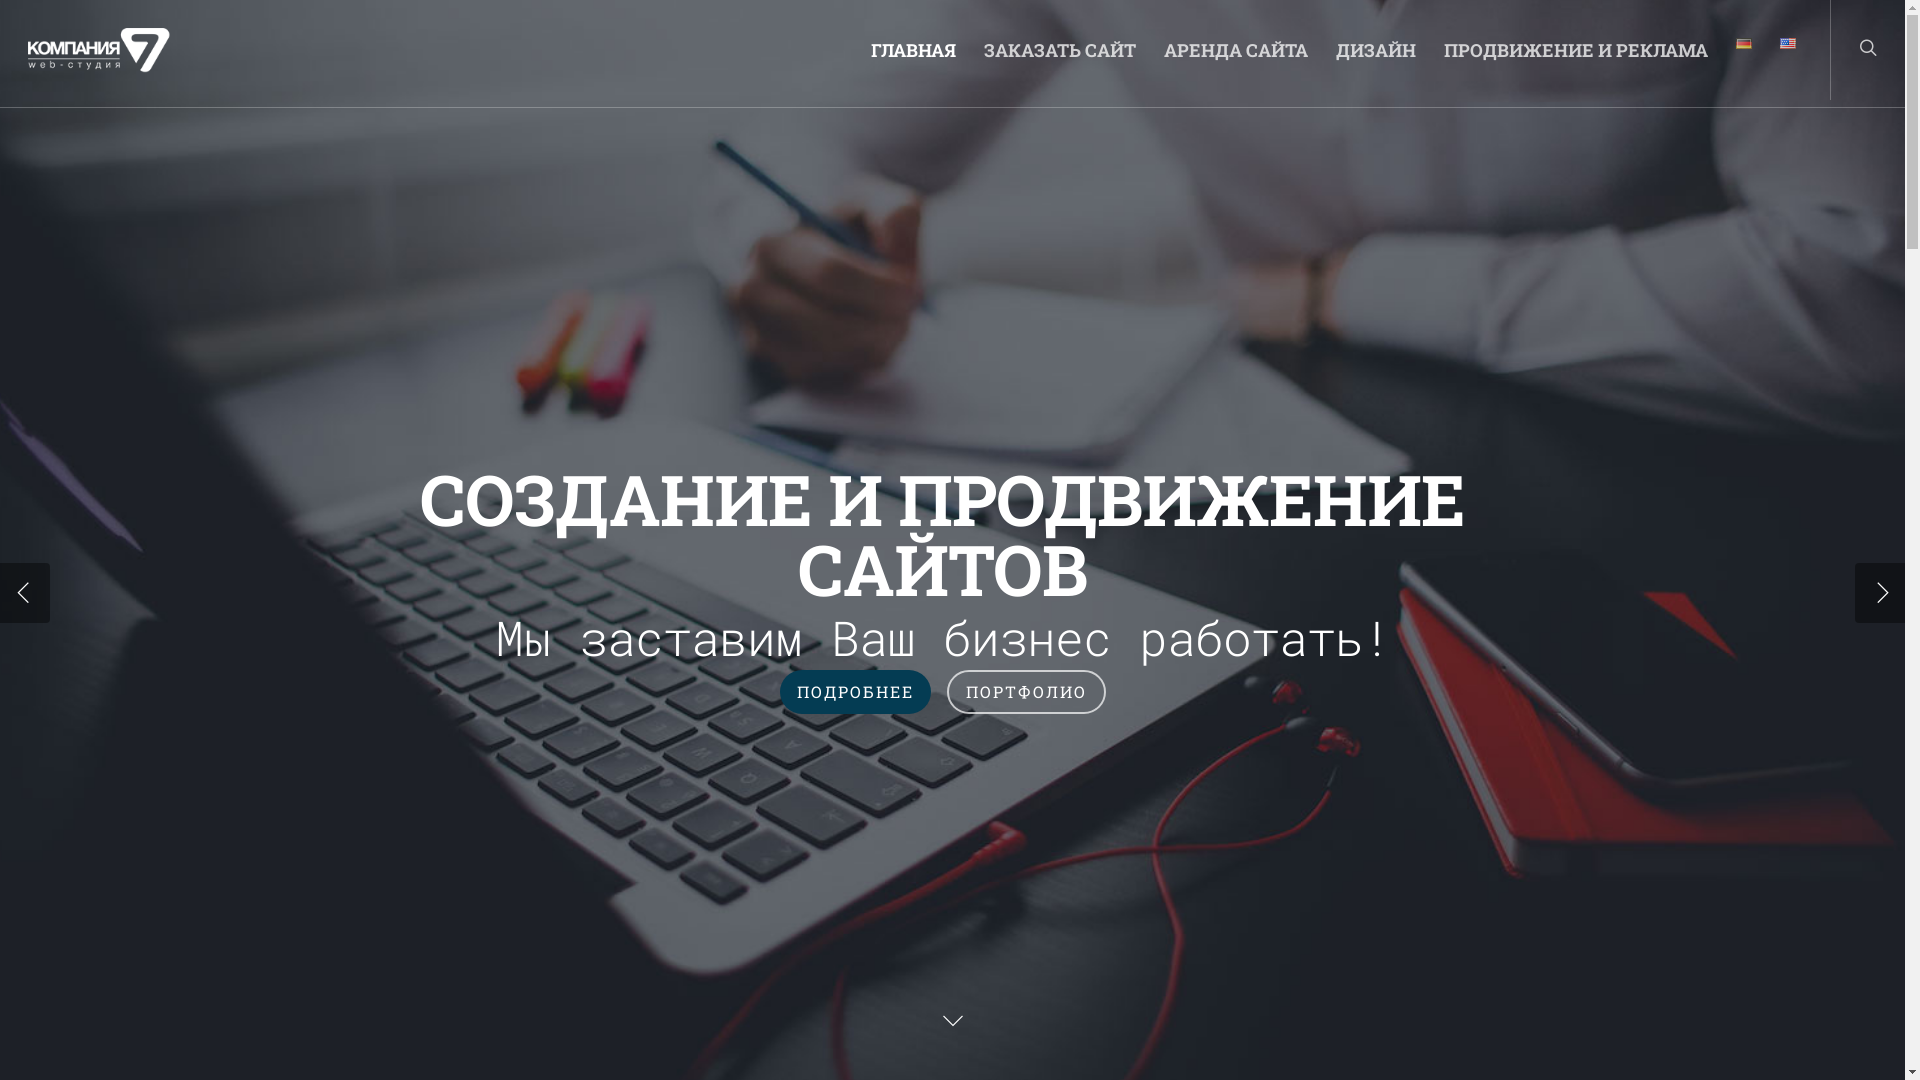  I want to click on 'English', so click(1788, 43).